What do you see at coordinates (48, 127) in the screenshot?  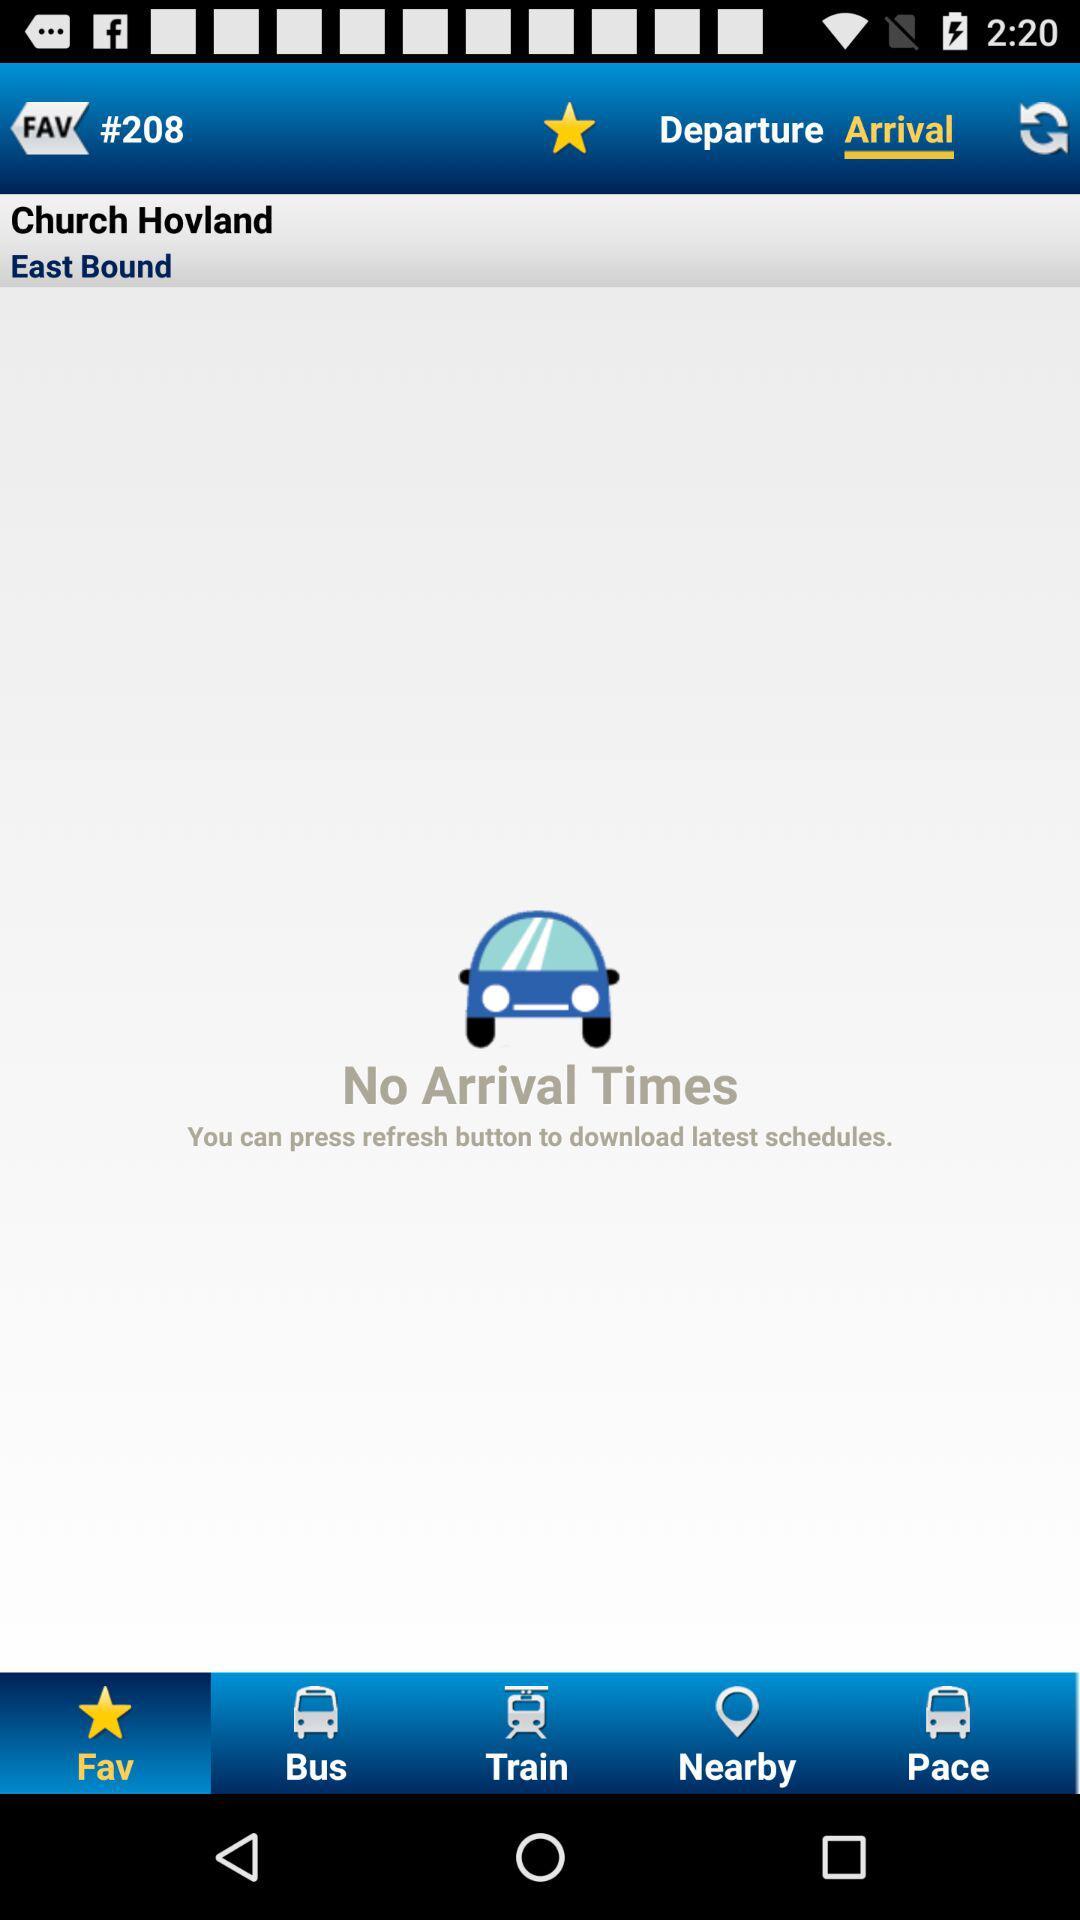 I see `etc` at bounding box center [48, 127].